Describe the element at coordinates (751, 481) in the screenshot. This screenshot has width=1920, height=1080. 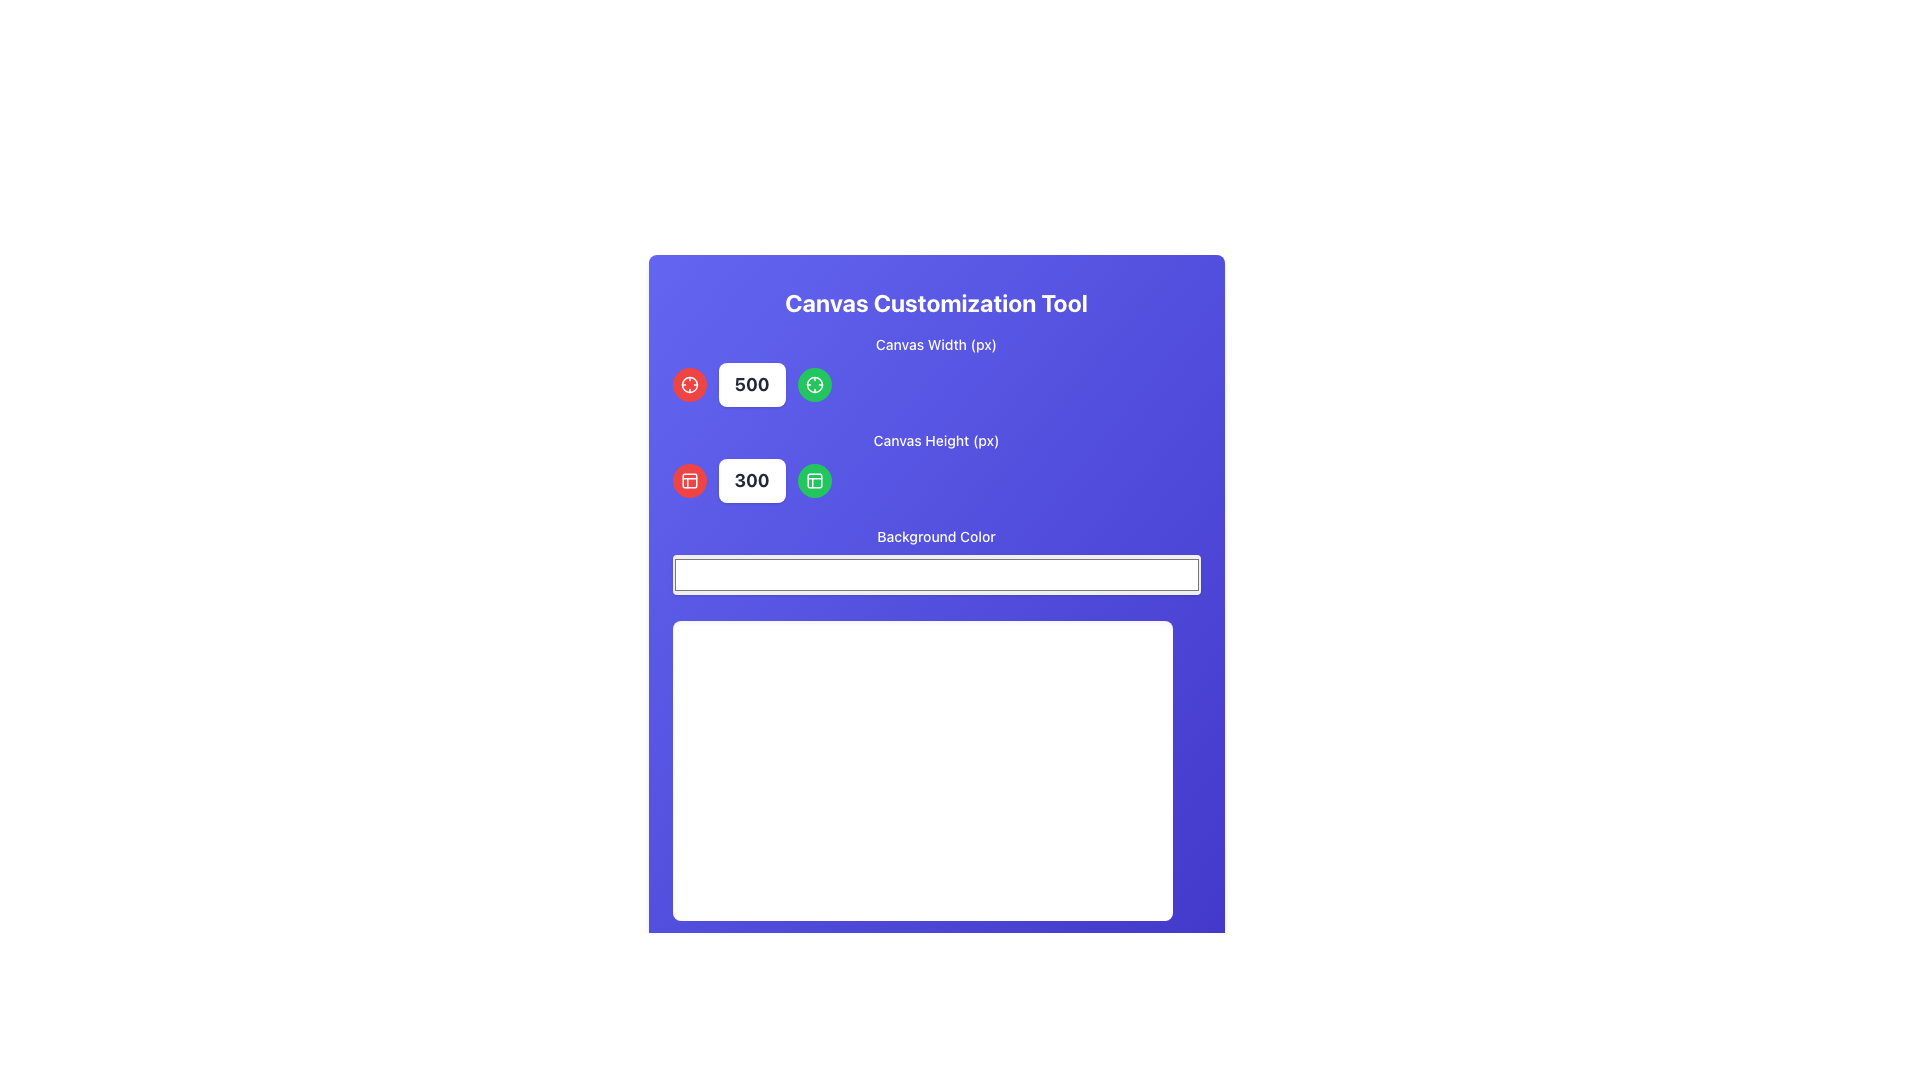
I see `the Text display box showing the numerical value '300', which indicates the current canvas height in pixels, located in the second row of the interface` at that location.